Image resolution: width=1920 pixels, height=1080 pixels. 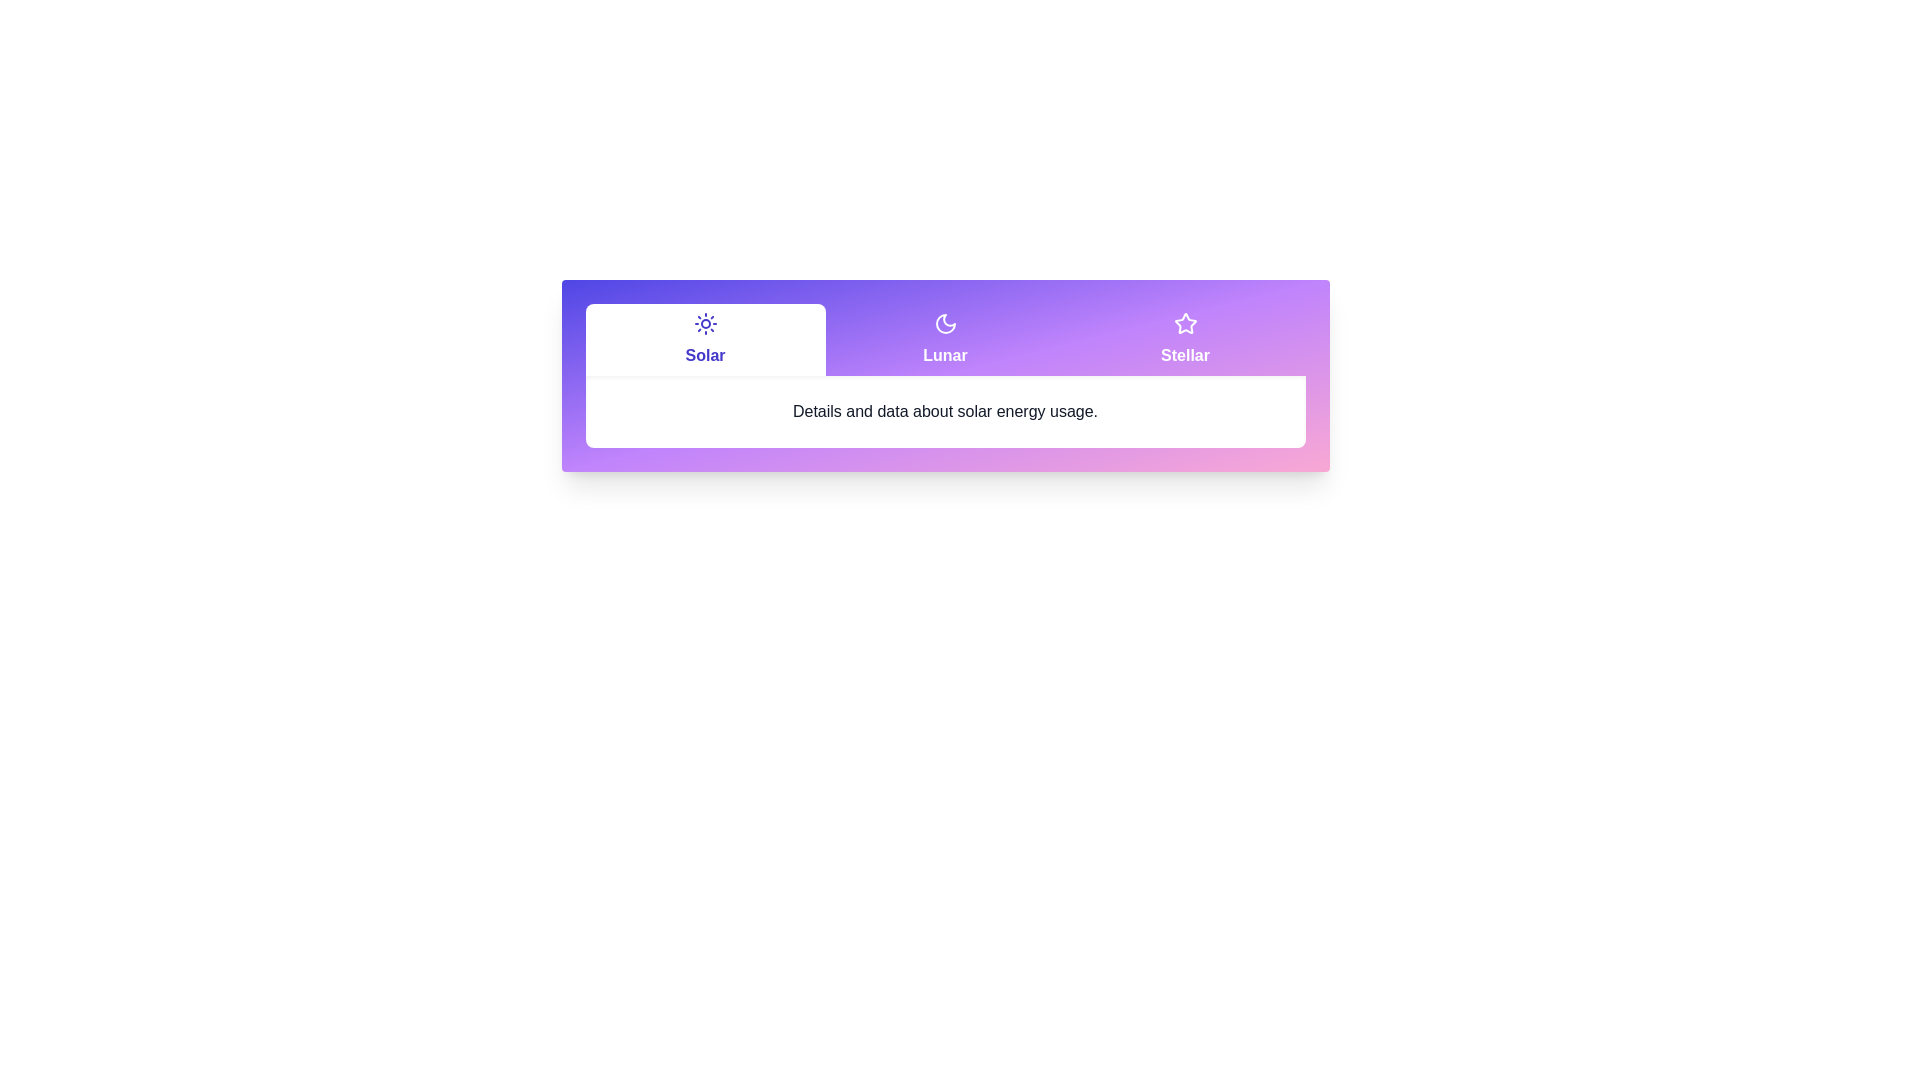 I want to click on the tab header icon corresponding to the Solar tab, so click(x=705, y=323).